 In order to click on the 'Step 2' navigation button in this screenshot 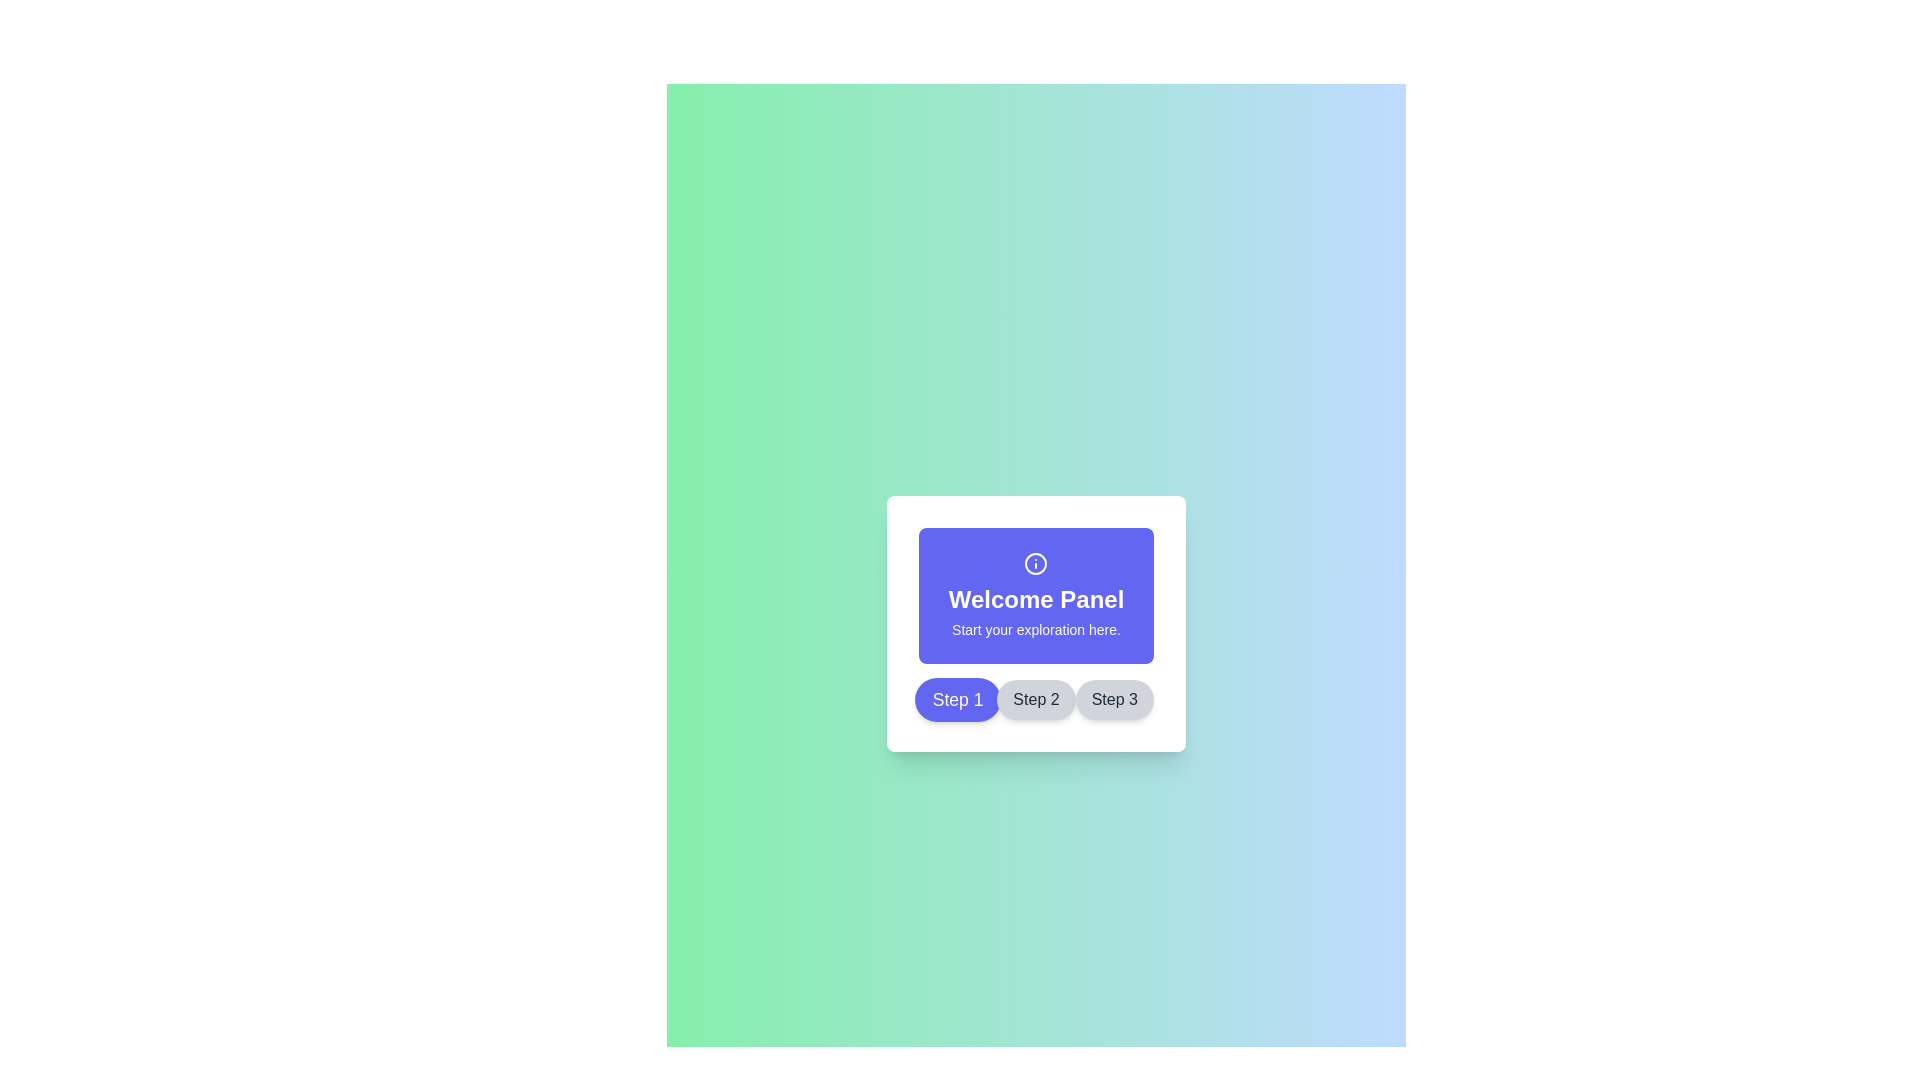, I will do `click(1036, 698)`.